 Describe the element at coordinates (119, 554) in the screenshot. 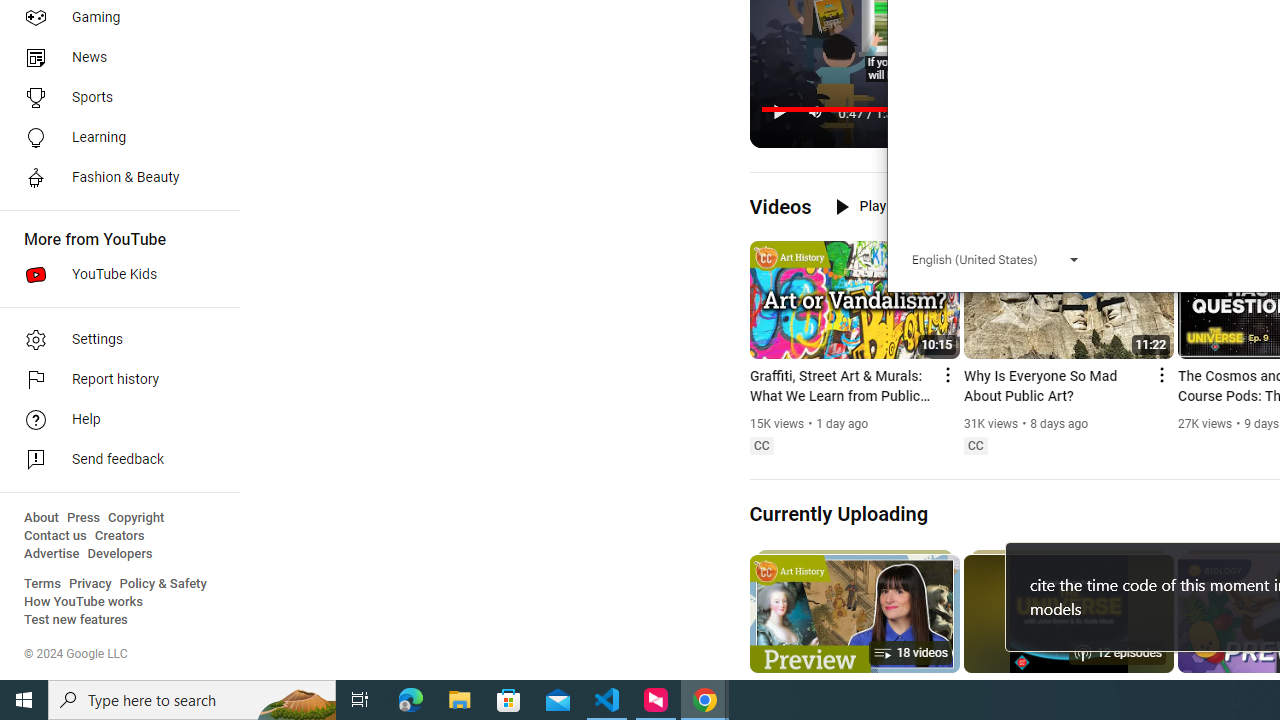

I see `'Developers'` at that location.